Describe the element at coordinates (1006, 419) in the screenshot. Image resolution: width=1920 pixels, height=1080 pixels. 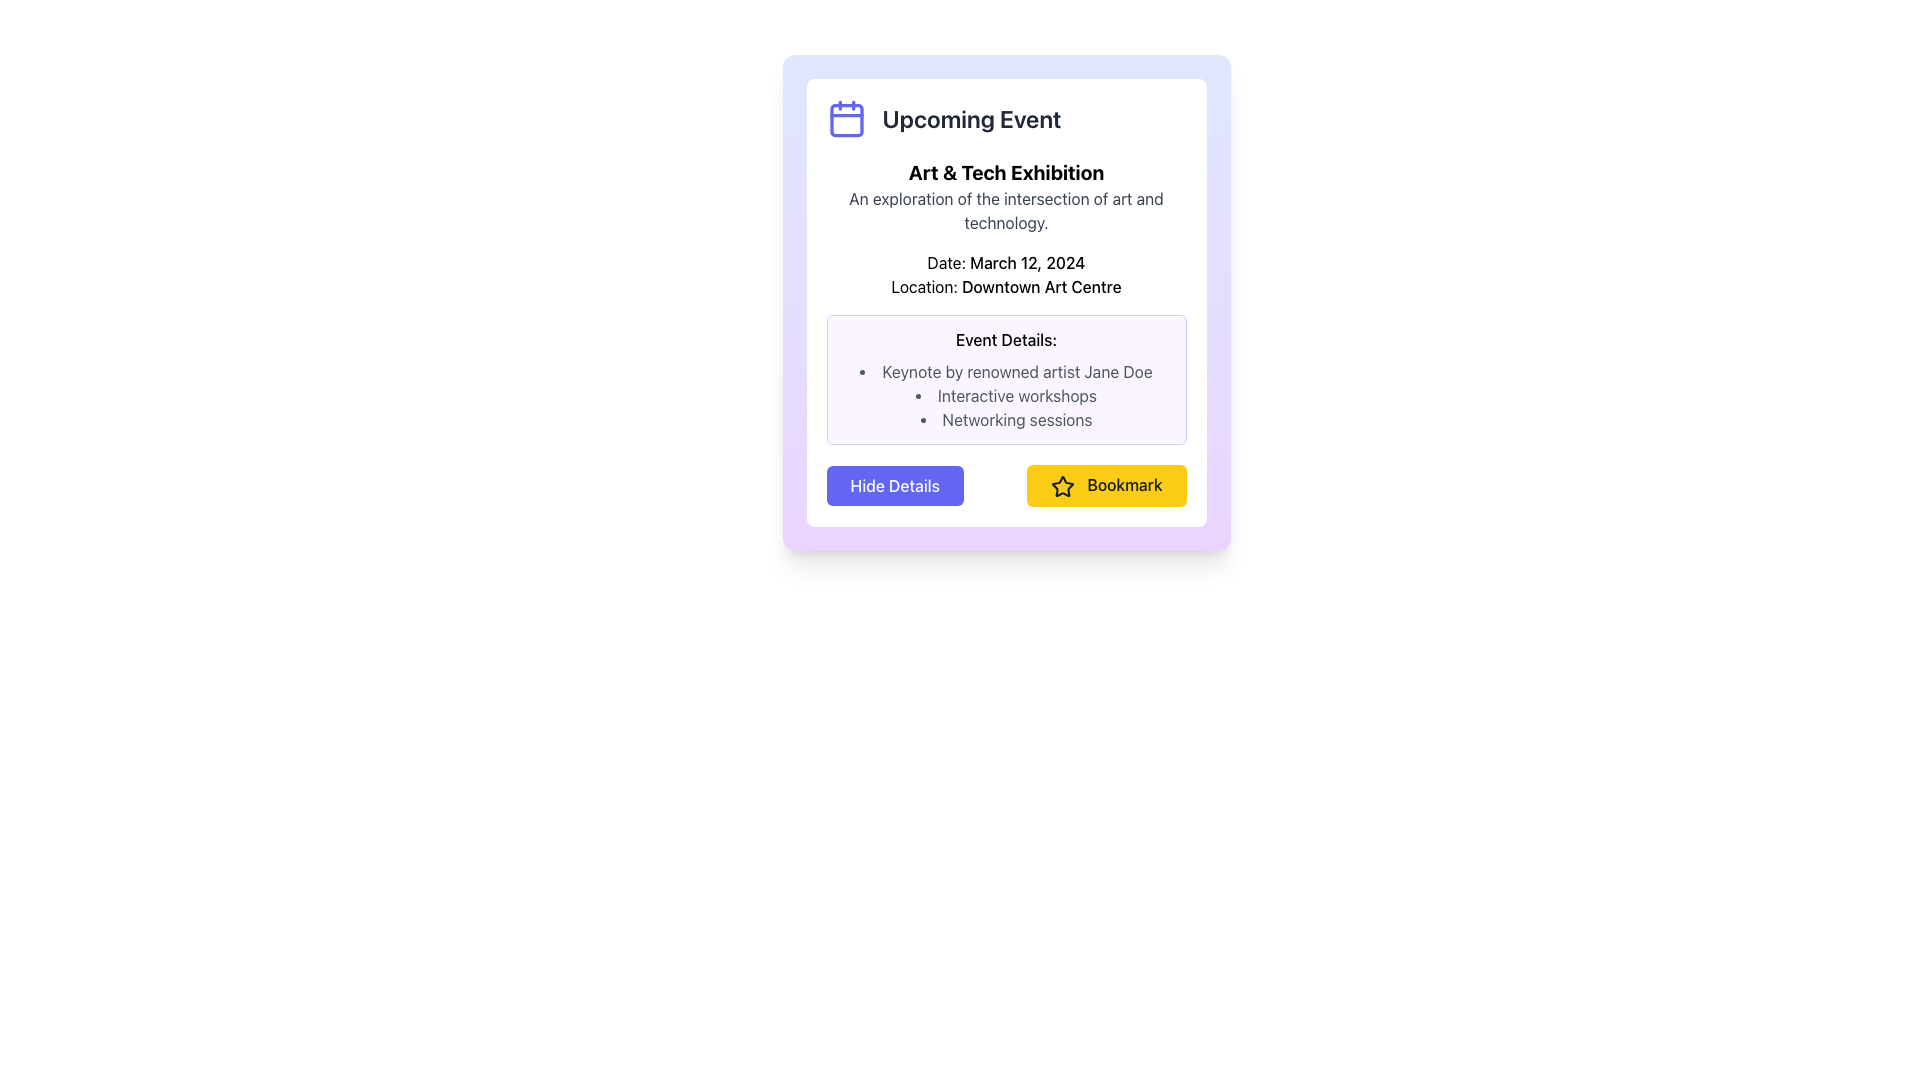
I see `text item labeled 'Networking sessions,' which is the third item in the bulleted list under the 'Event Details' section` at that location.